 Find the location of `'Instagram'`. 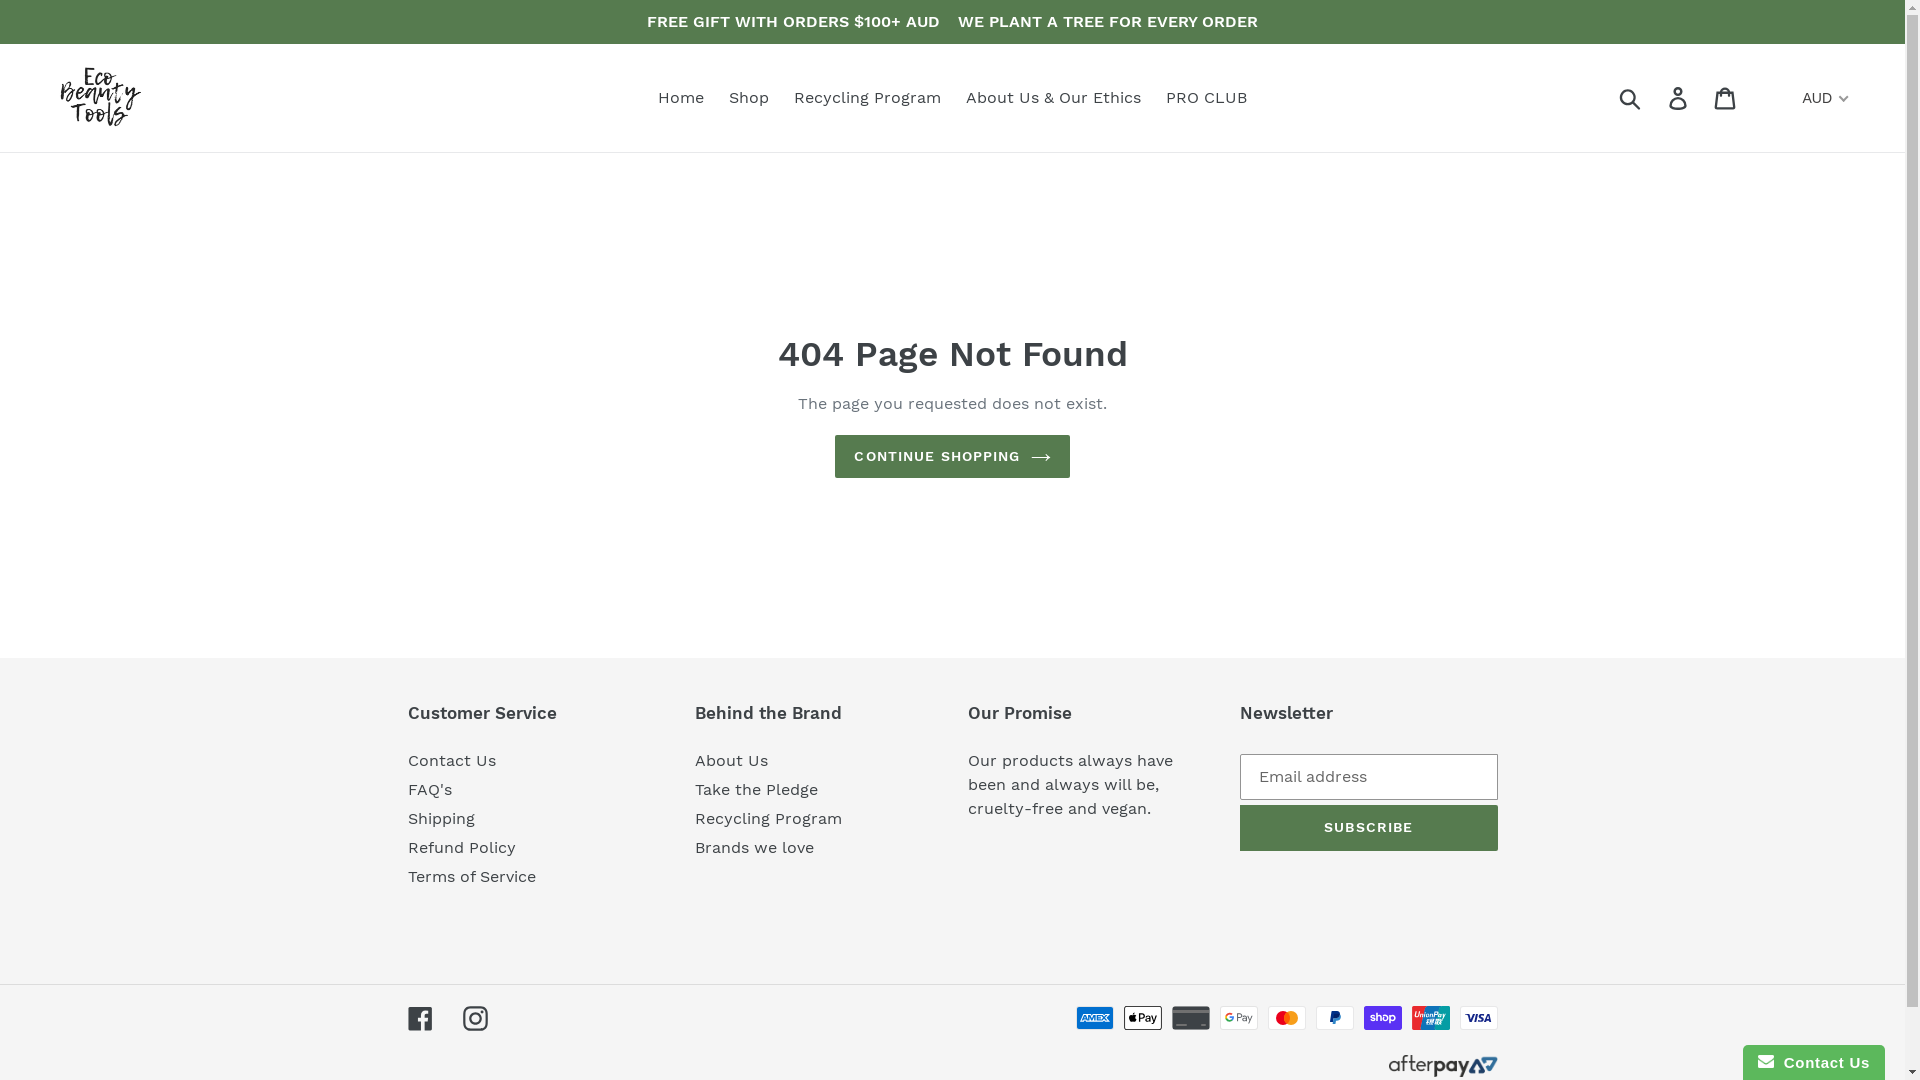

'Instagram' is located at coordinates (473, 1018).